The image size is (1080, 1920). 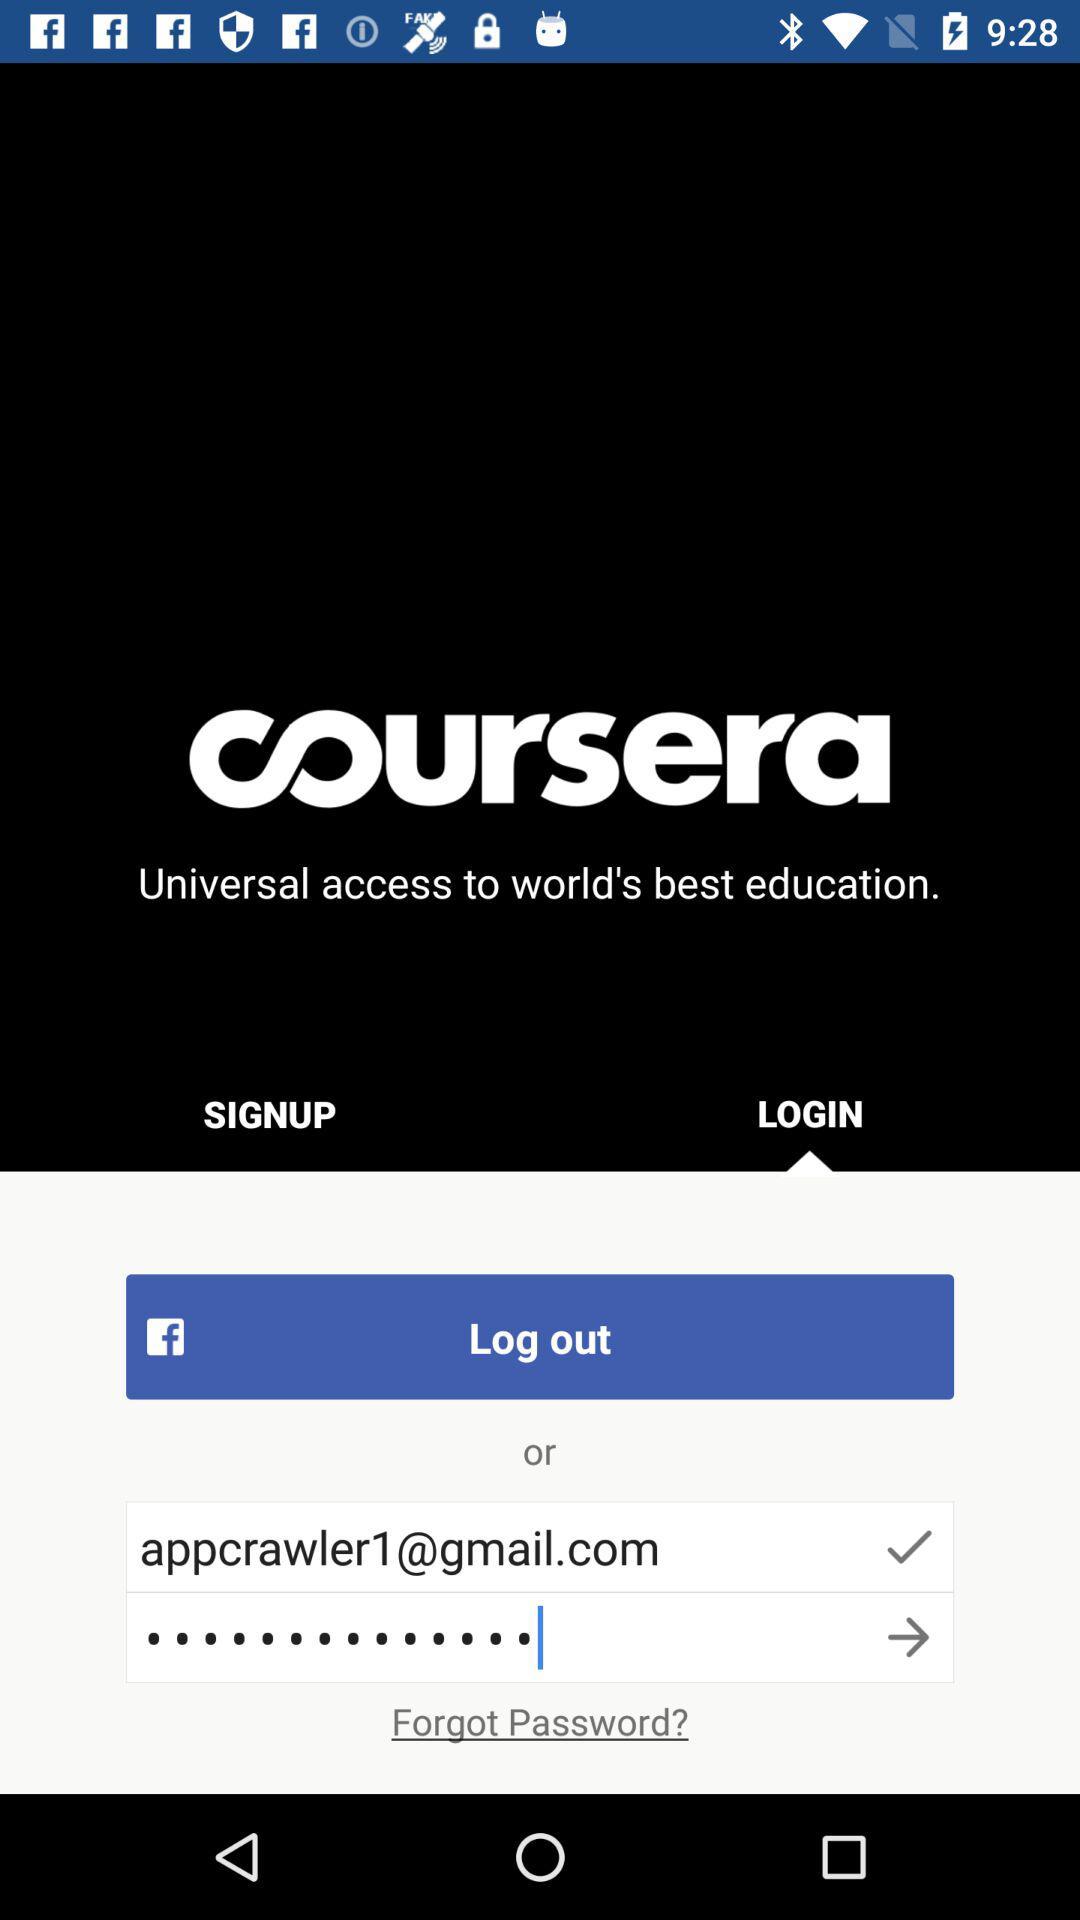 I want to click on the forgot password? item, so click(x=540, y=1720).